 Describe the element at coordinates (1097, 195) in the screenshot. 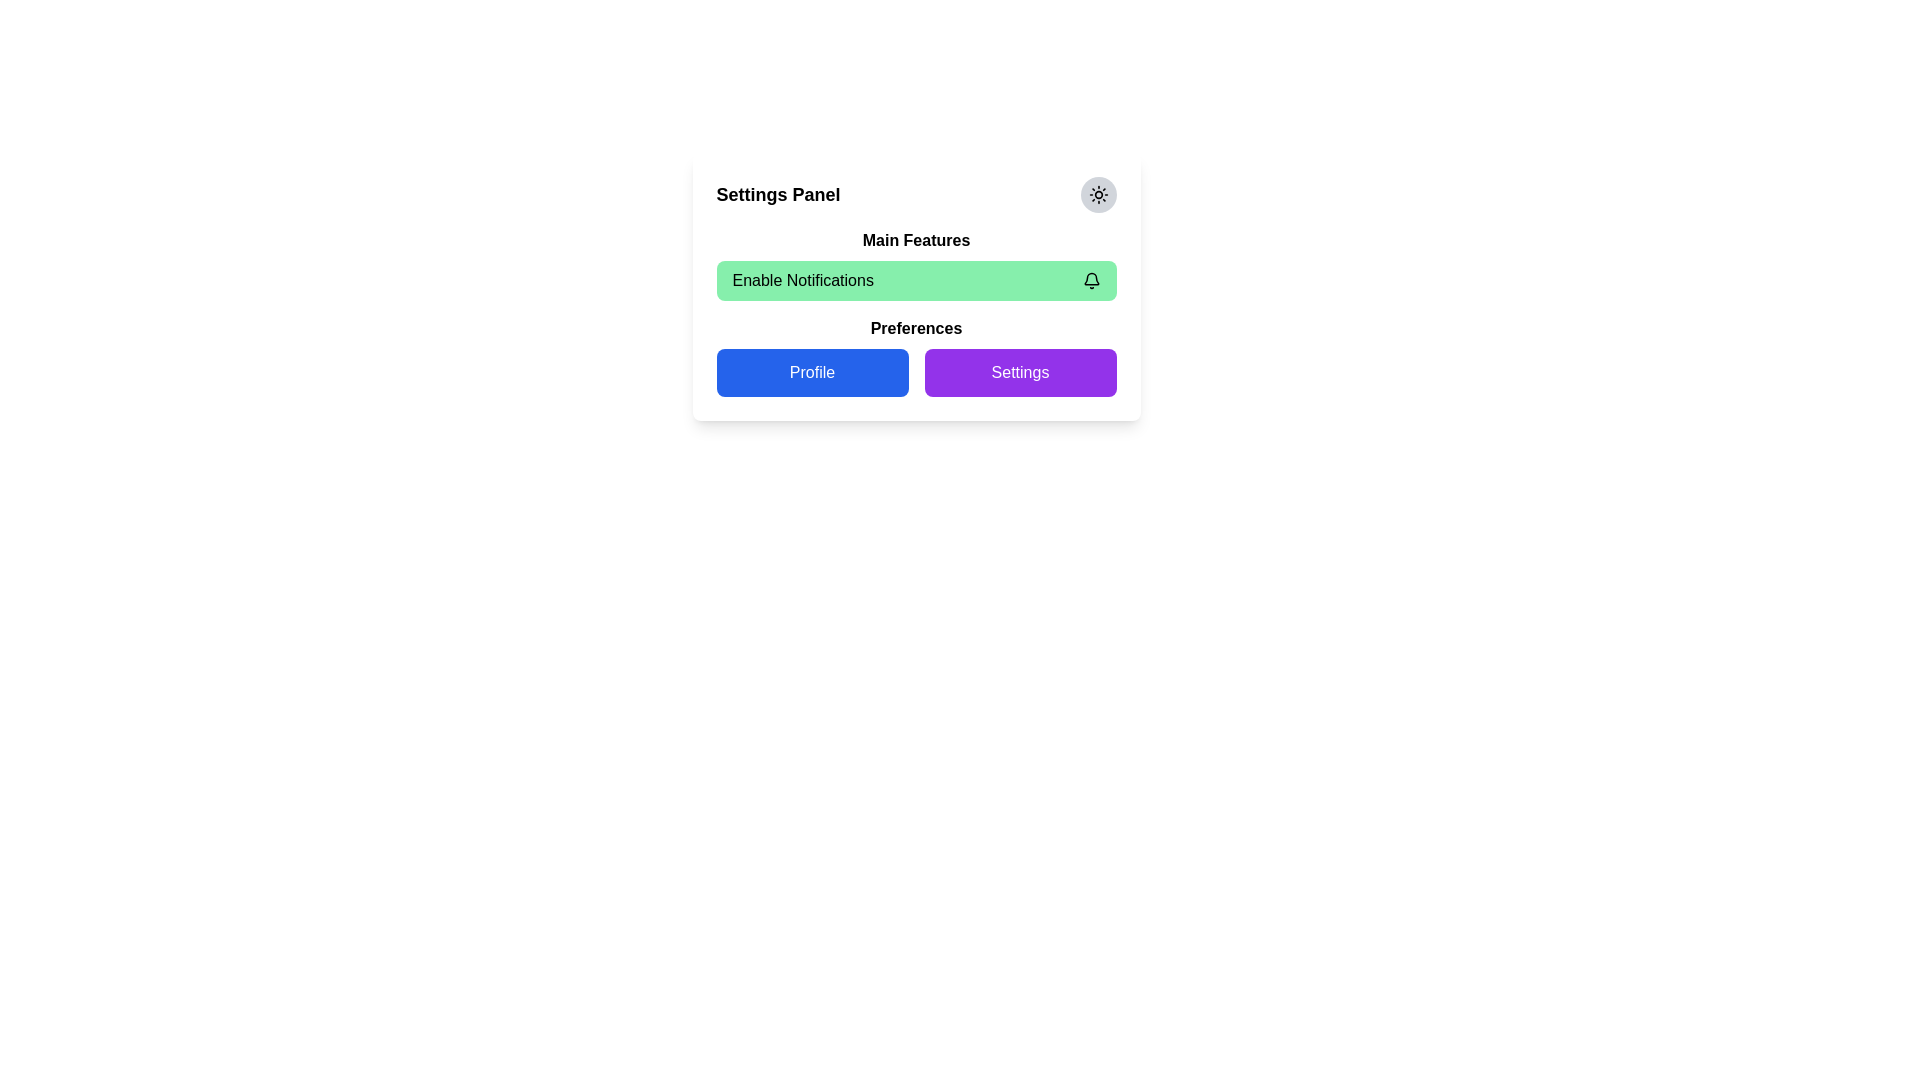

I see `the circular gray button with a sun-like icon located in the top-right corner of the Settings Panel` at that location.